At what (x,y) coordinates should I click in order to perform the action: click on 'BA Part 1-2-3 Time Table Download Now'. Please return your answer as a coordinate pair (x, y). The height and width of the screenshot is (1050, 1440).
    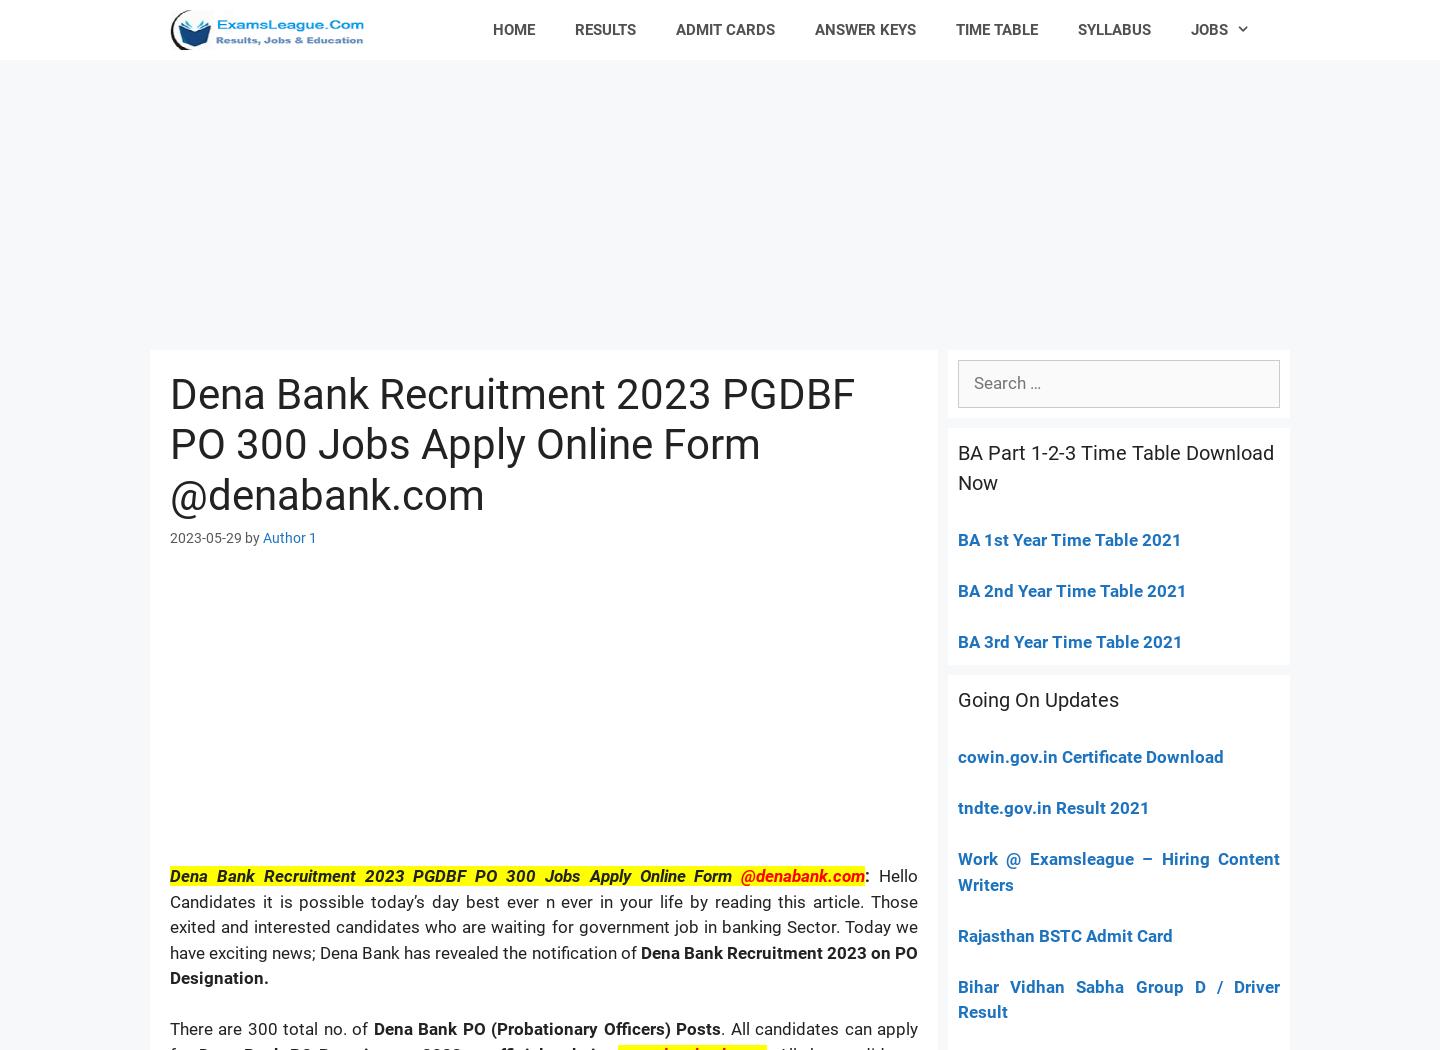
    Looking at the image, I should click on (1115, 467).